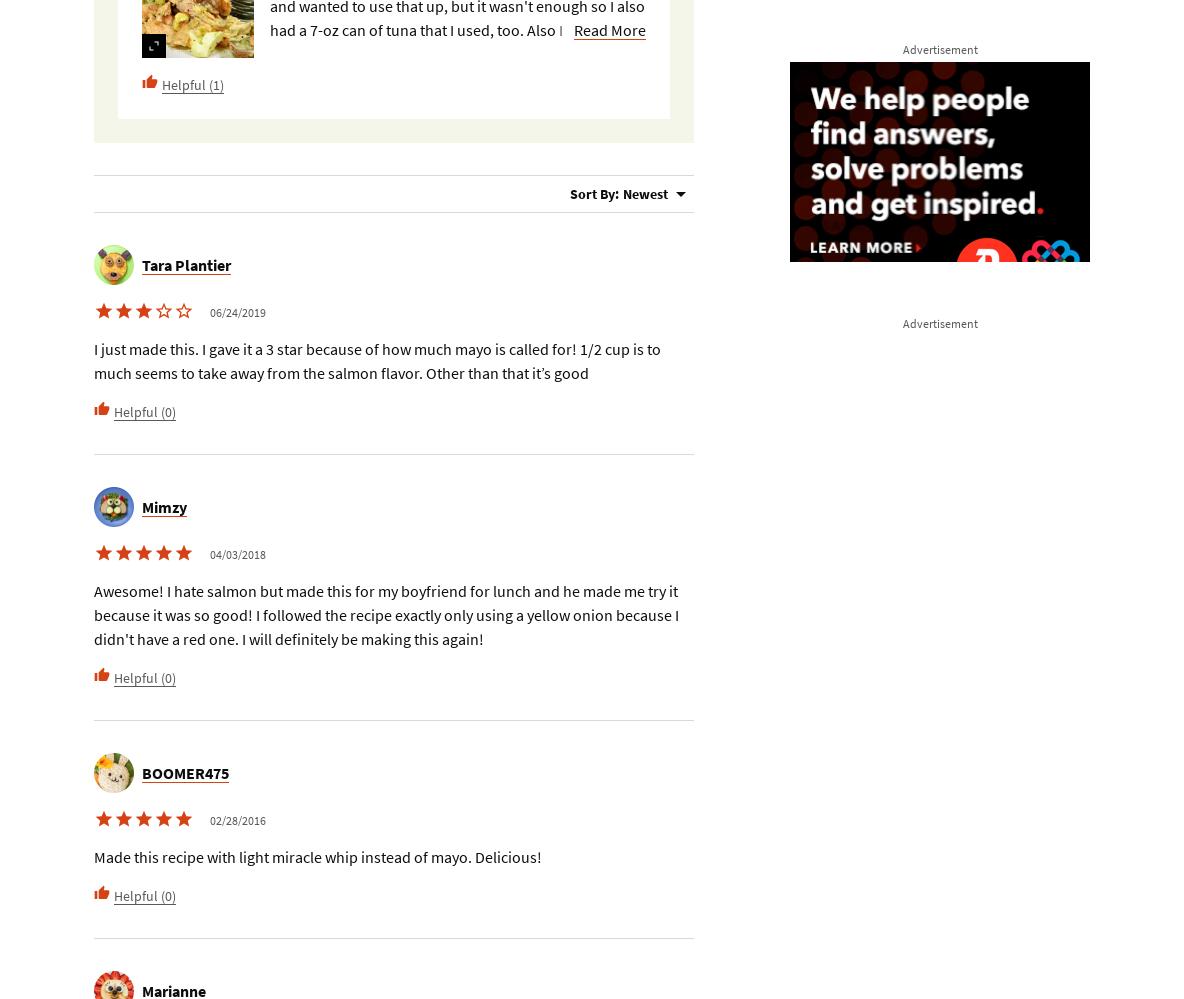 The height and width of the screenshot is (999, 1184). Describe the element at coordinates (185, 265) in the screenshot. I see `'Tara Plantier'` at that location.